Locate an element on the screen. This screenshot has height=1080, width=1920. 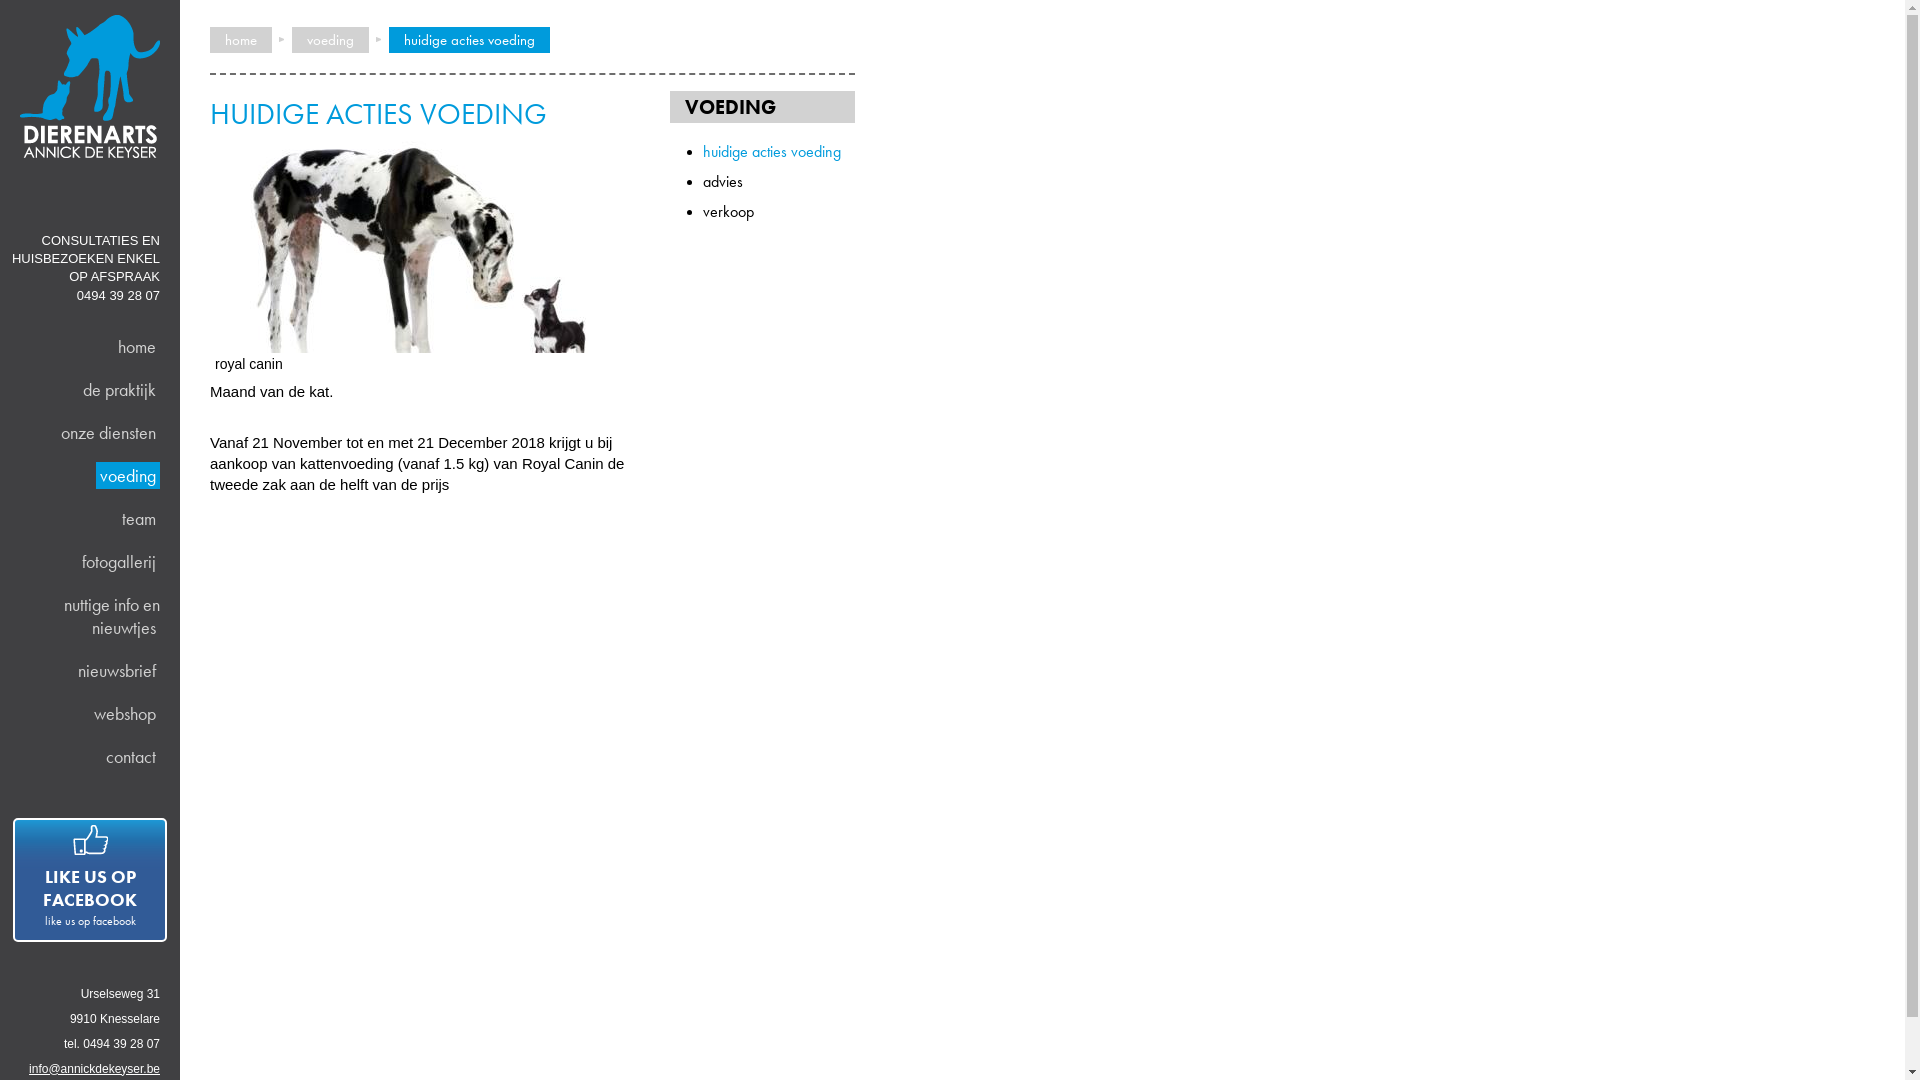
'royal canin' is located at coordinates (424, 346).